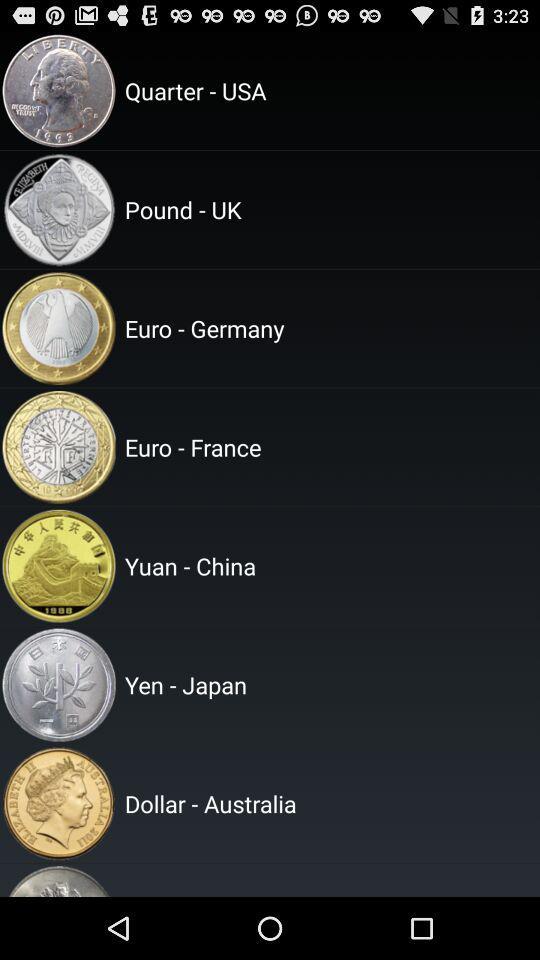  I want to click on euro - germany icon, so click(329, 328).